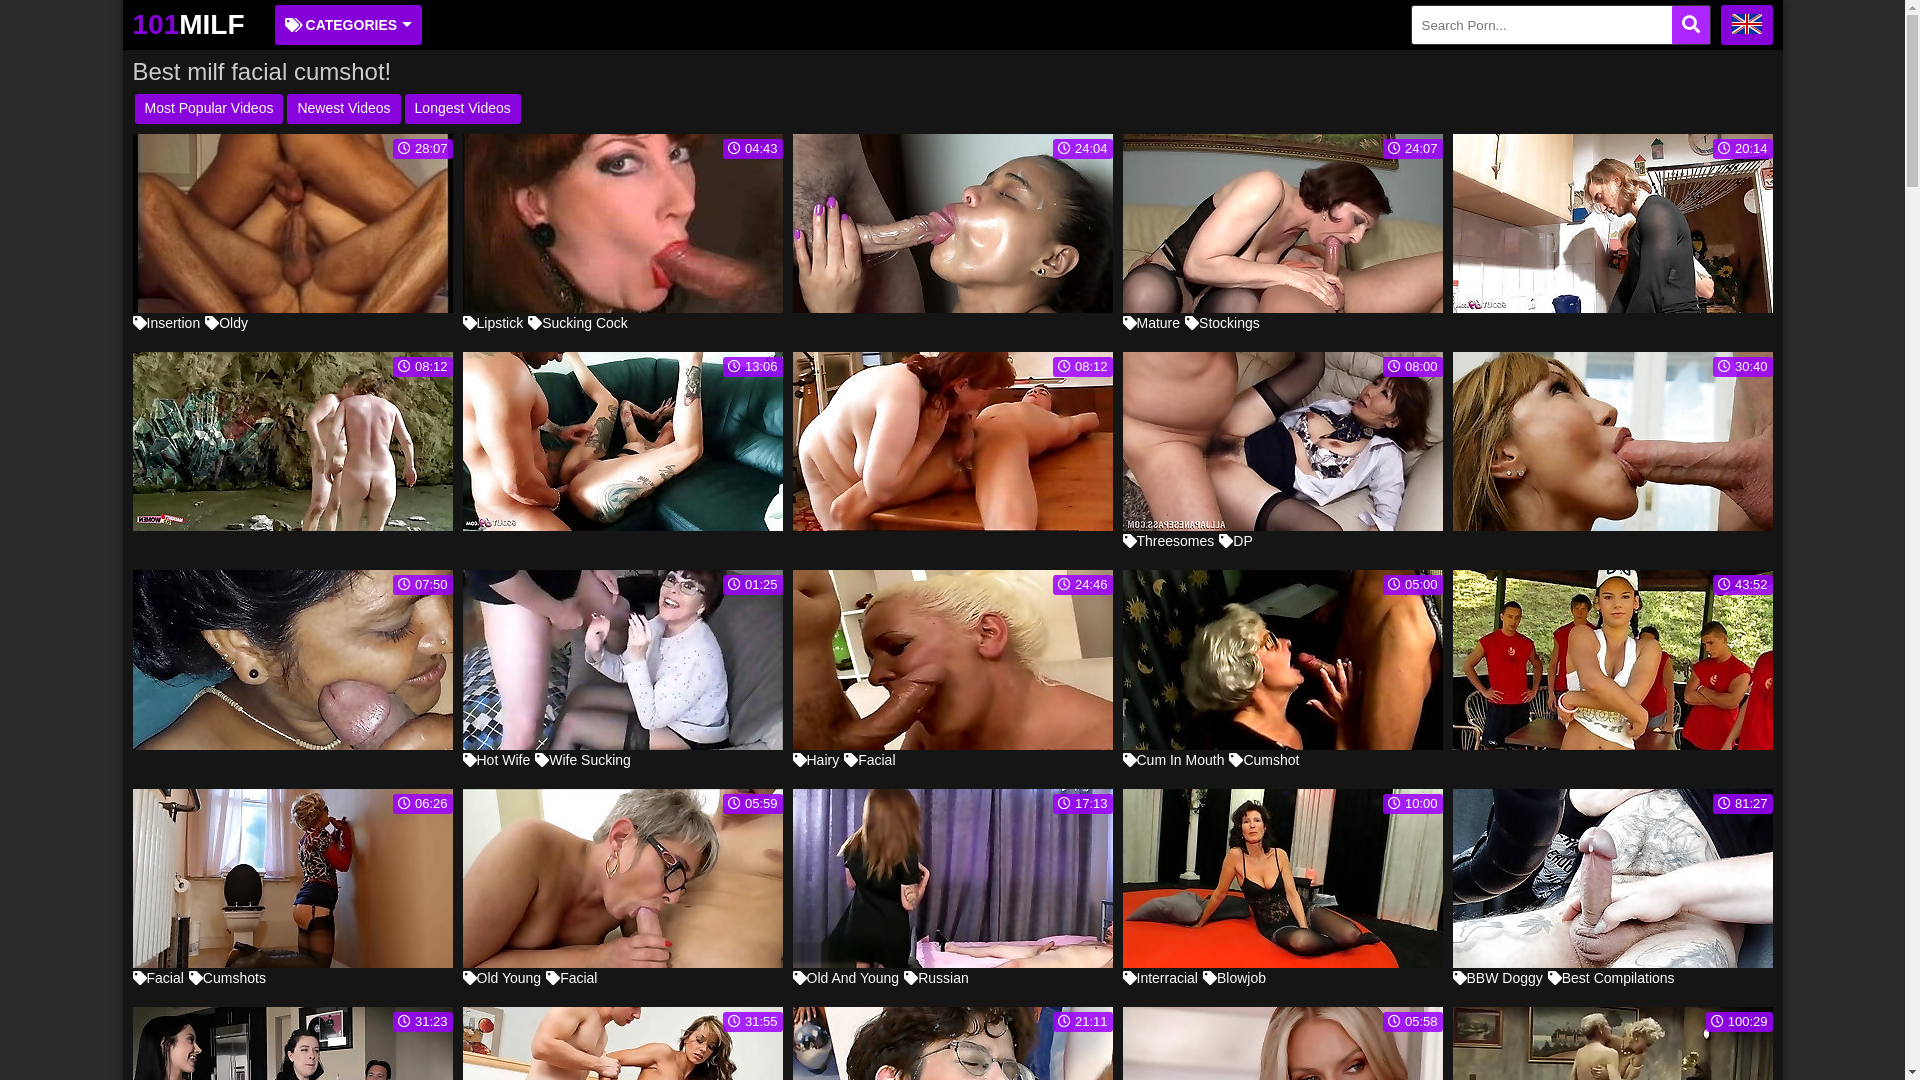 The width and height of the screenshot is (1920, 1080). What do you see at coordinates (1185, 322) in the screenshot?
I see `'Stockings'` at bounding box center [1185, 322].